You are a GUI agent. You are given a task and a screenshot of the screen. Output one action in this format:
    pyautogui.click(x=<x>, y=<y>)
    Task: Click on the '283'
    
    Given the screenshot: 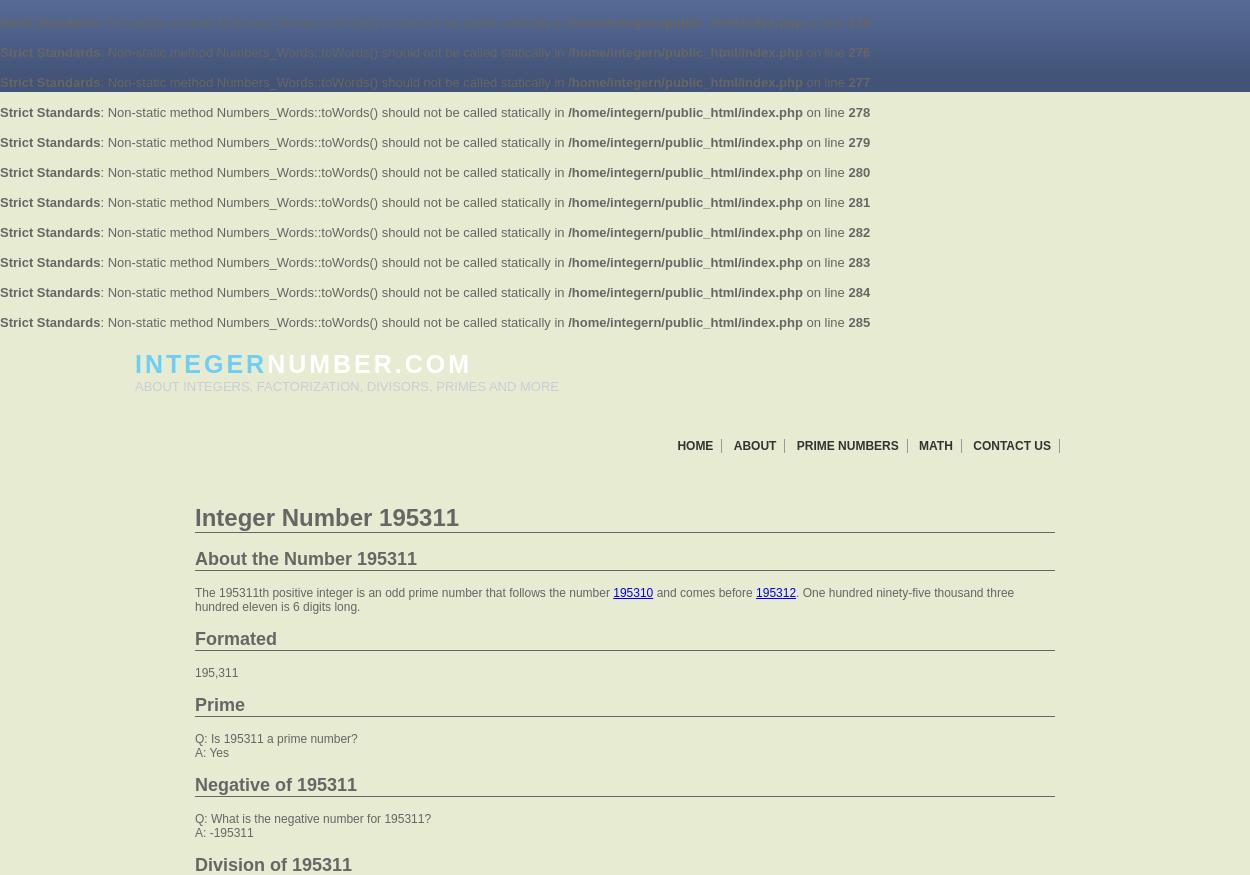 What is the action you would take?
    pyautogui.click(x=858, y=261)
    